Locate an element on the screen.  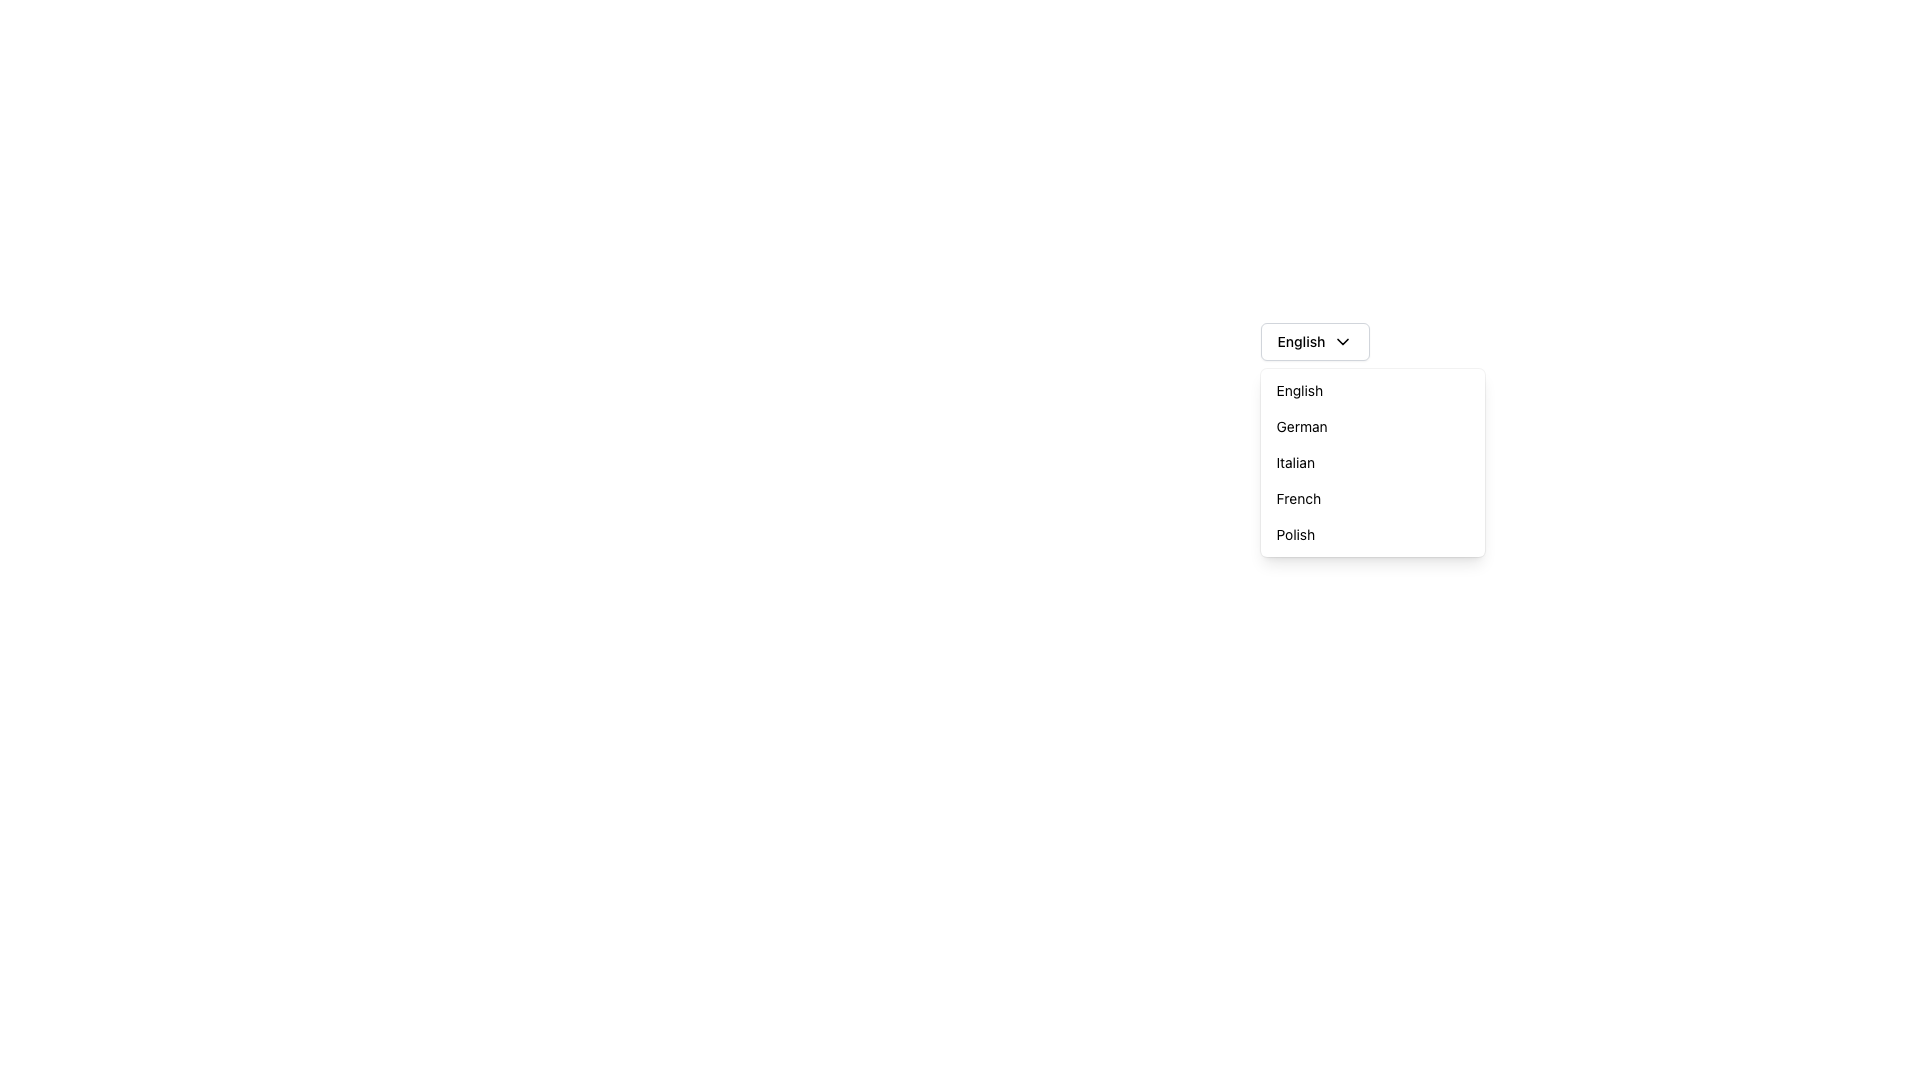
the dropdown item displaying 'English' is located at coordinates (1371, 390).